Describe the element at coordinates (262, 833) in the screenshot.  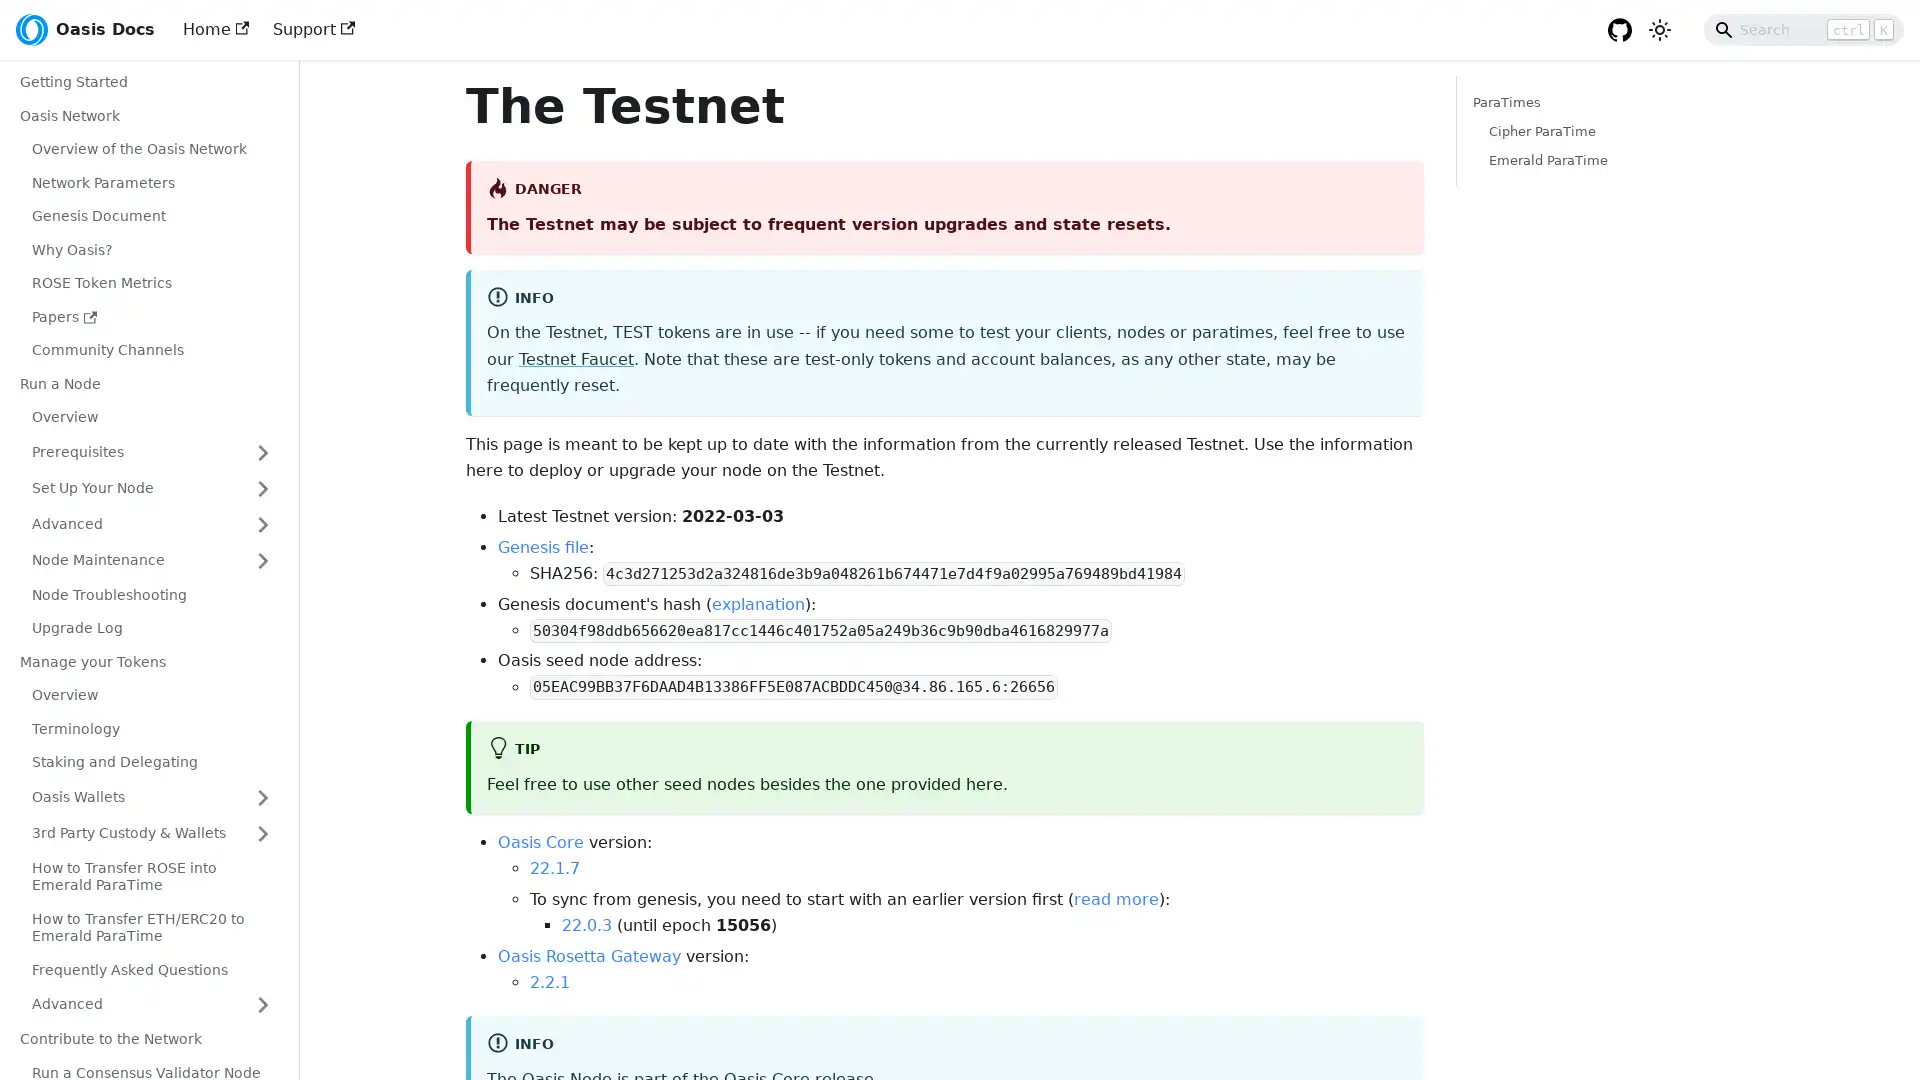
I see `Toggle the collapsible sidebar category '3rd Party Custody & Wallets'` at that location.